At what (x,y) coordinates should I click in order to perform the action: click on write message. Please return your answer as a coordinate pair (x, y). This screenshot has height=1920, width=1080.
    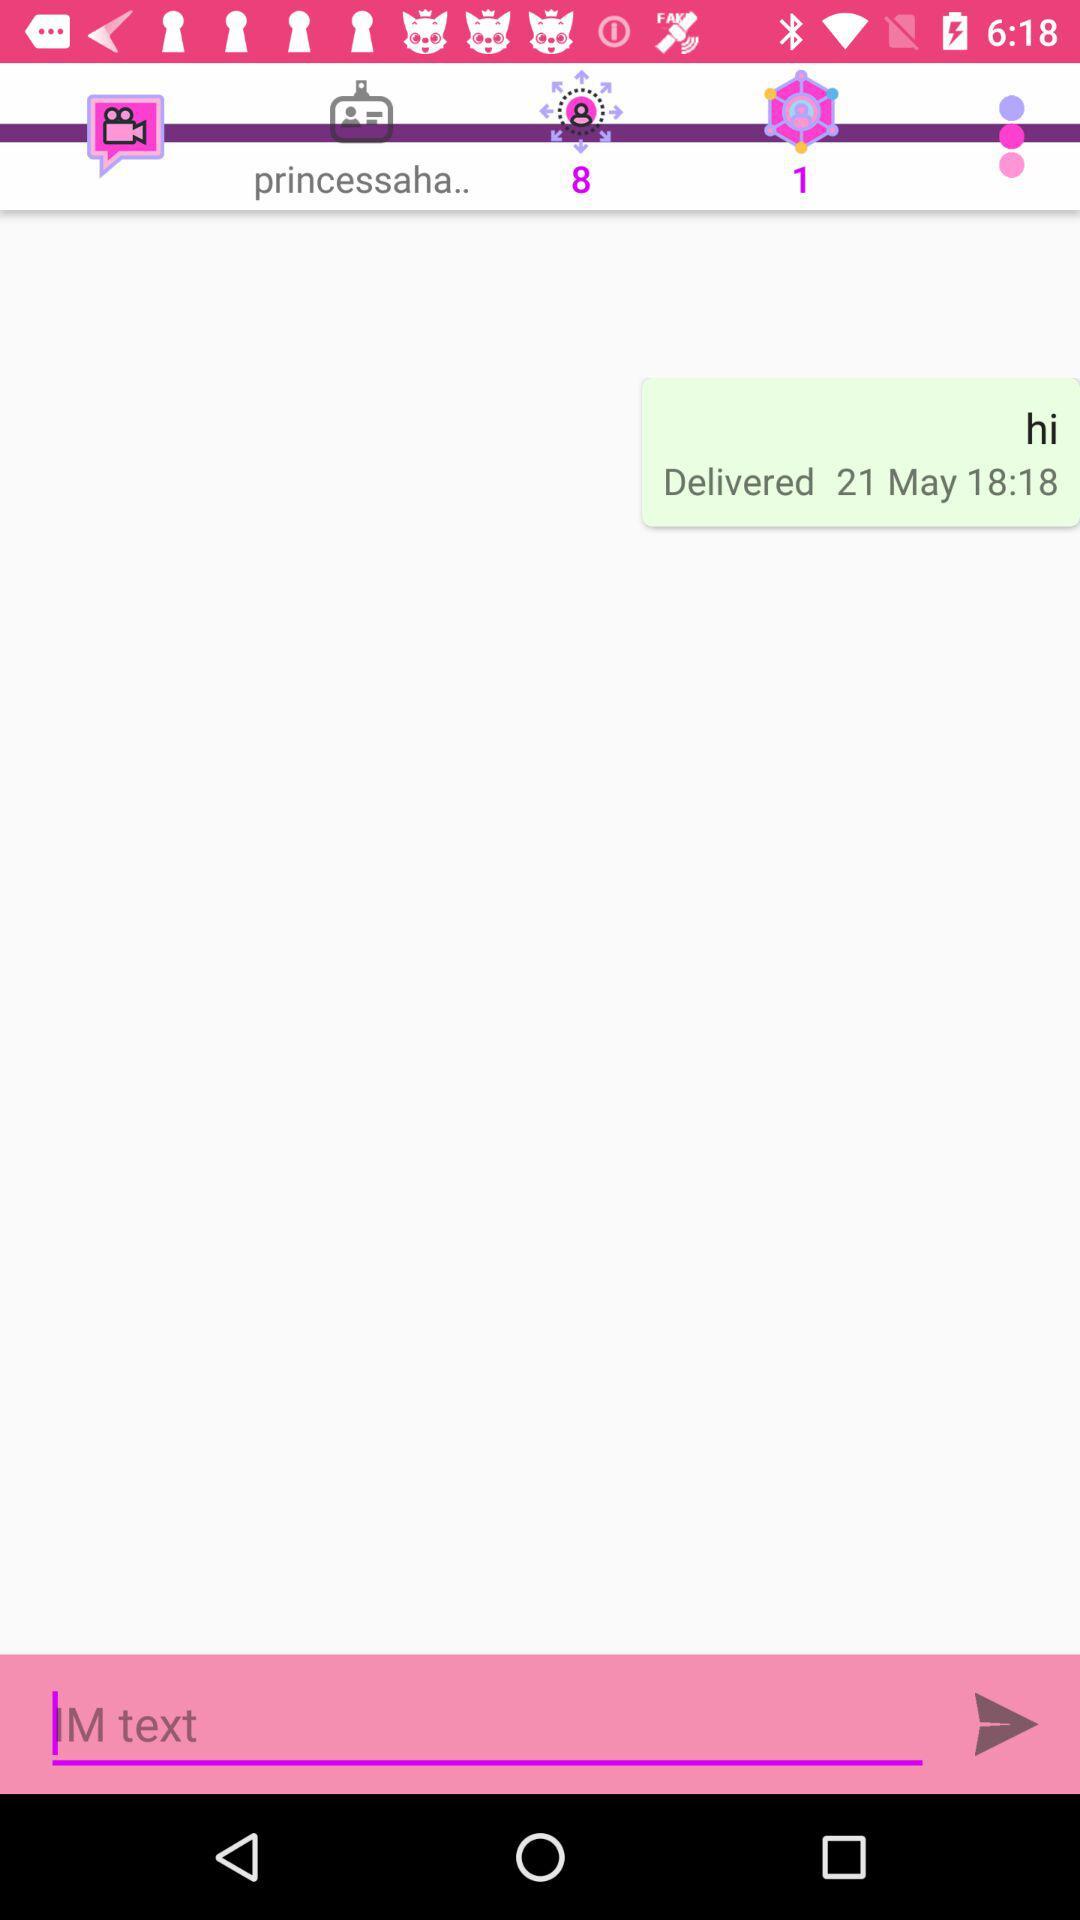
    Looking at the image, I should click on (487, 1723).